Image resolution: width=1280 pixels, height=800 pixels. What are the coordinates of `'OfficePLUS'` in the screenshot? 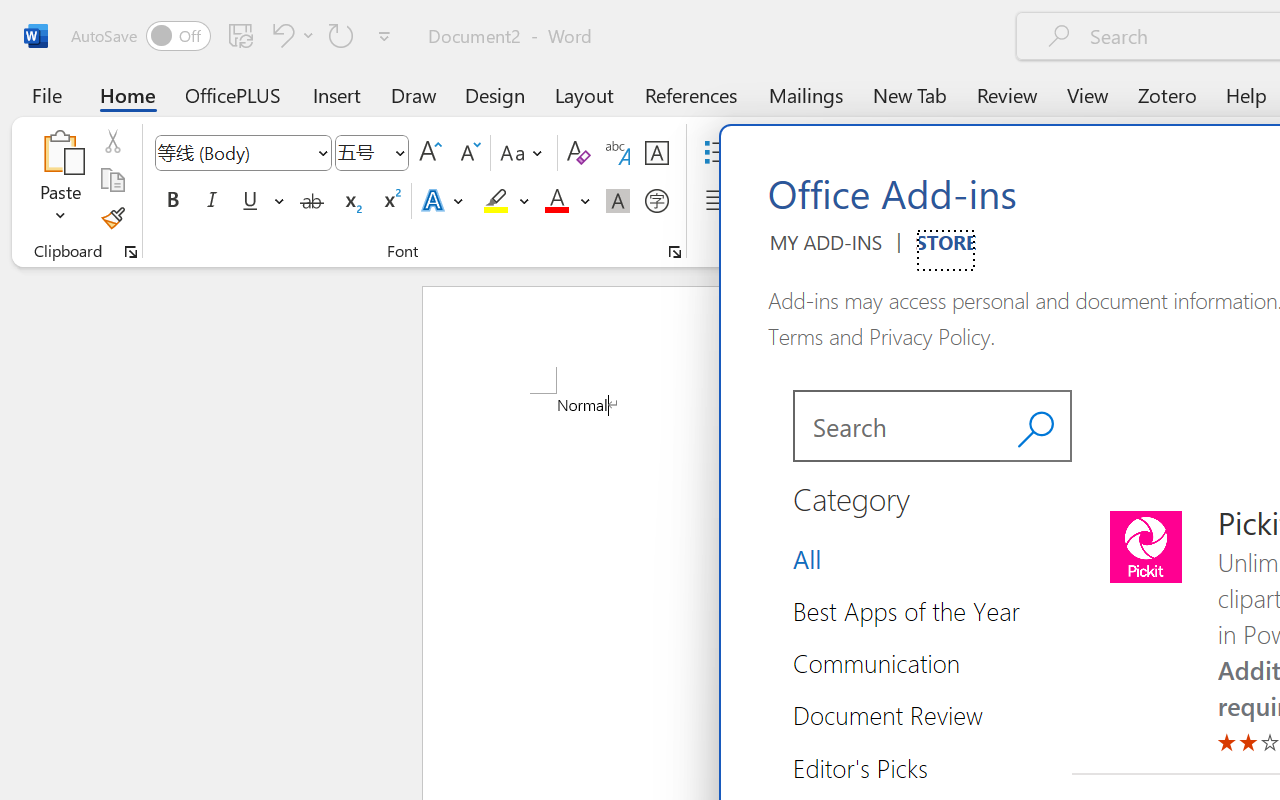 It's located at (233, 94).